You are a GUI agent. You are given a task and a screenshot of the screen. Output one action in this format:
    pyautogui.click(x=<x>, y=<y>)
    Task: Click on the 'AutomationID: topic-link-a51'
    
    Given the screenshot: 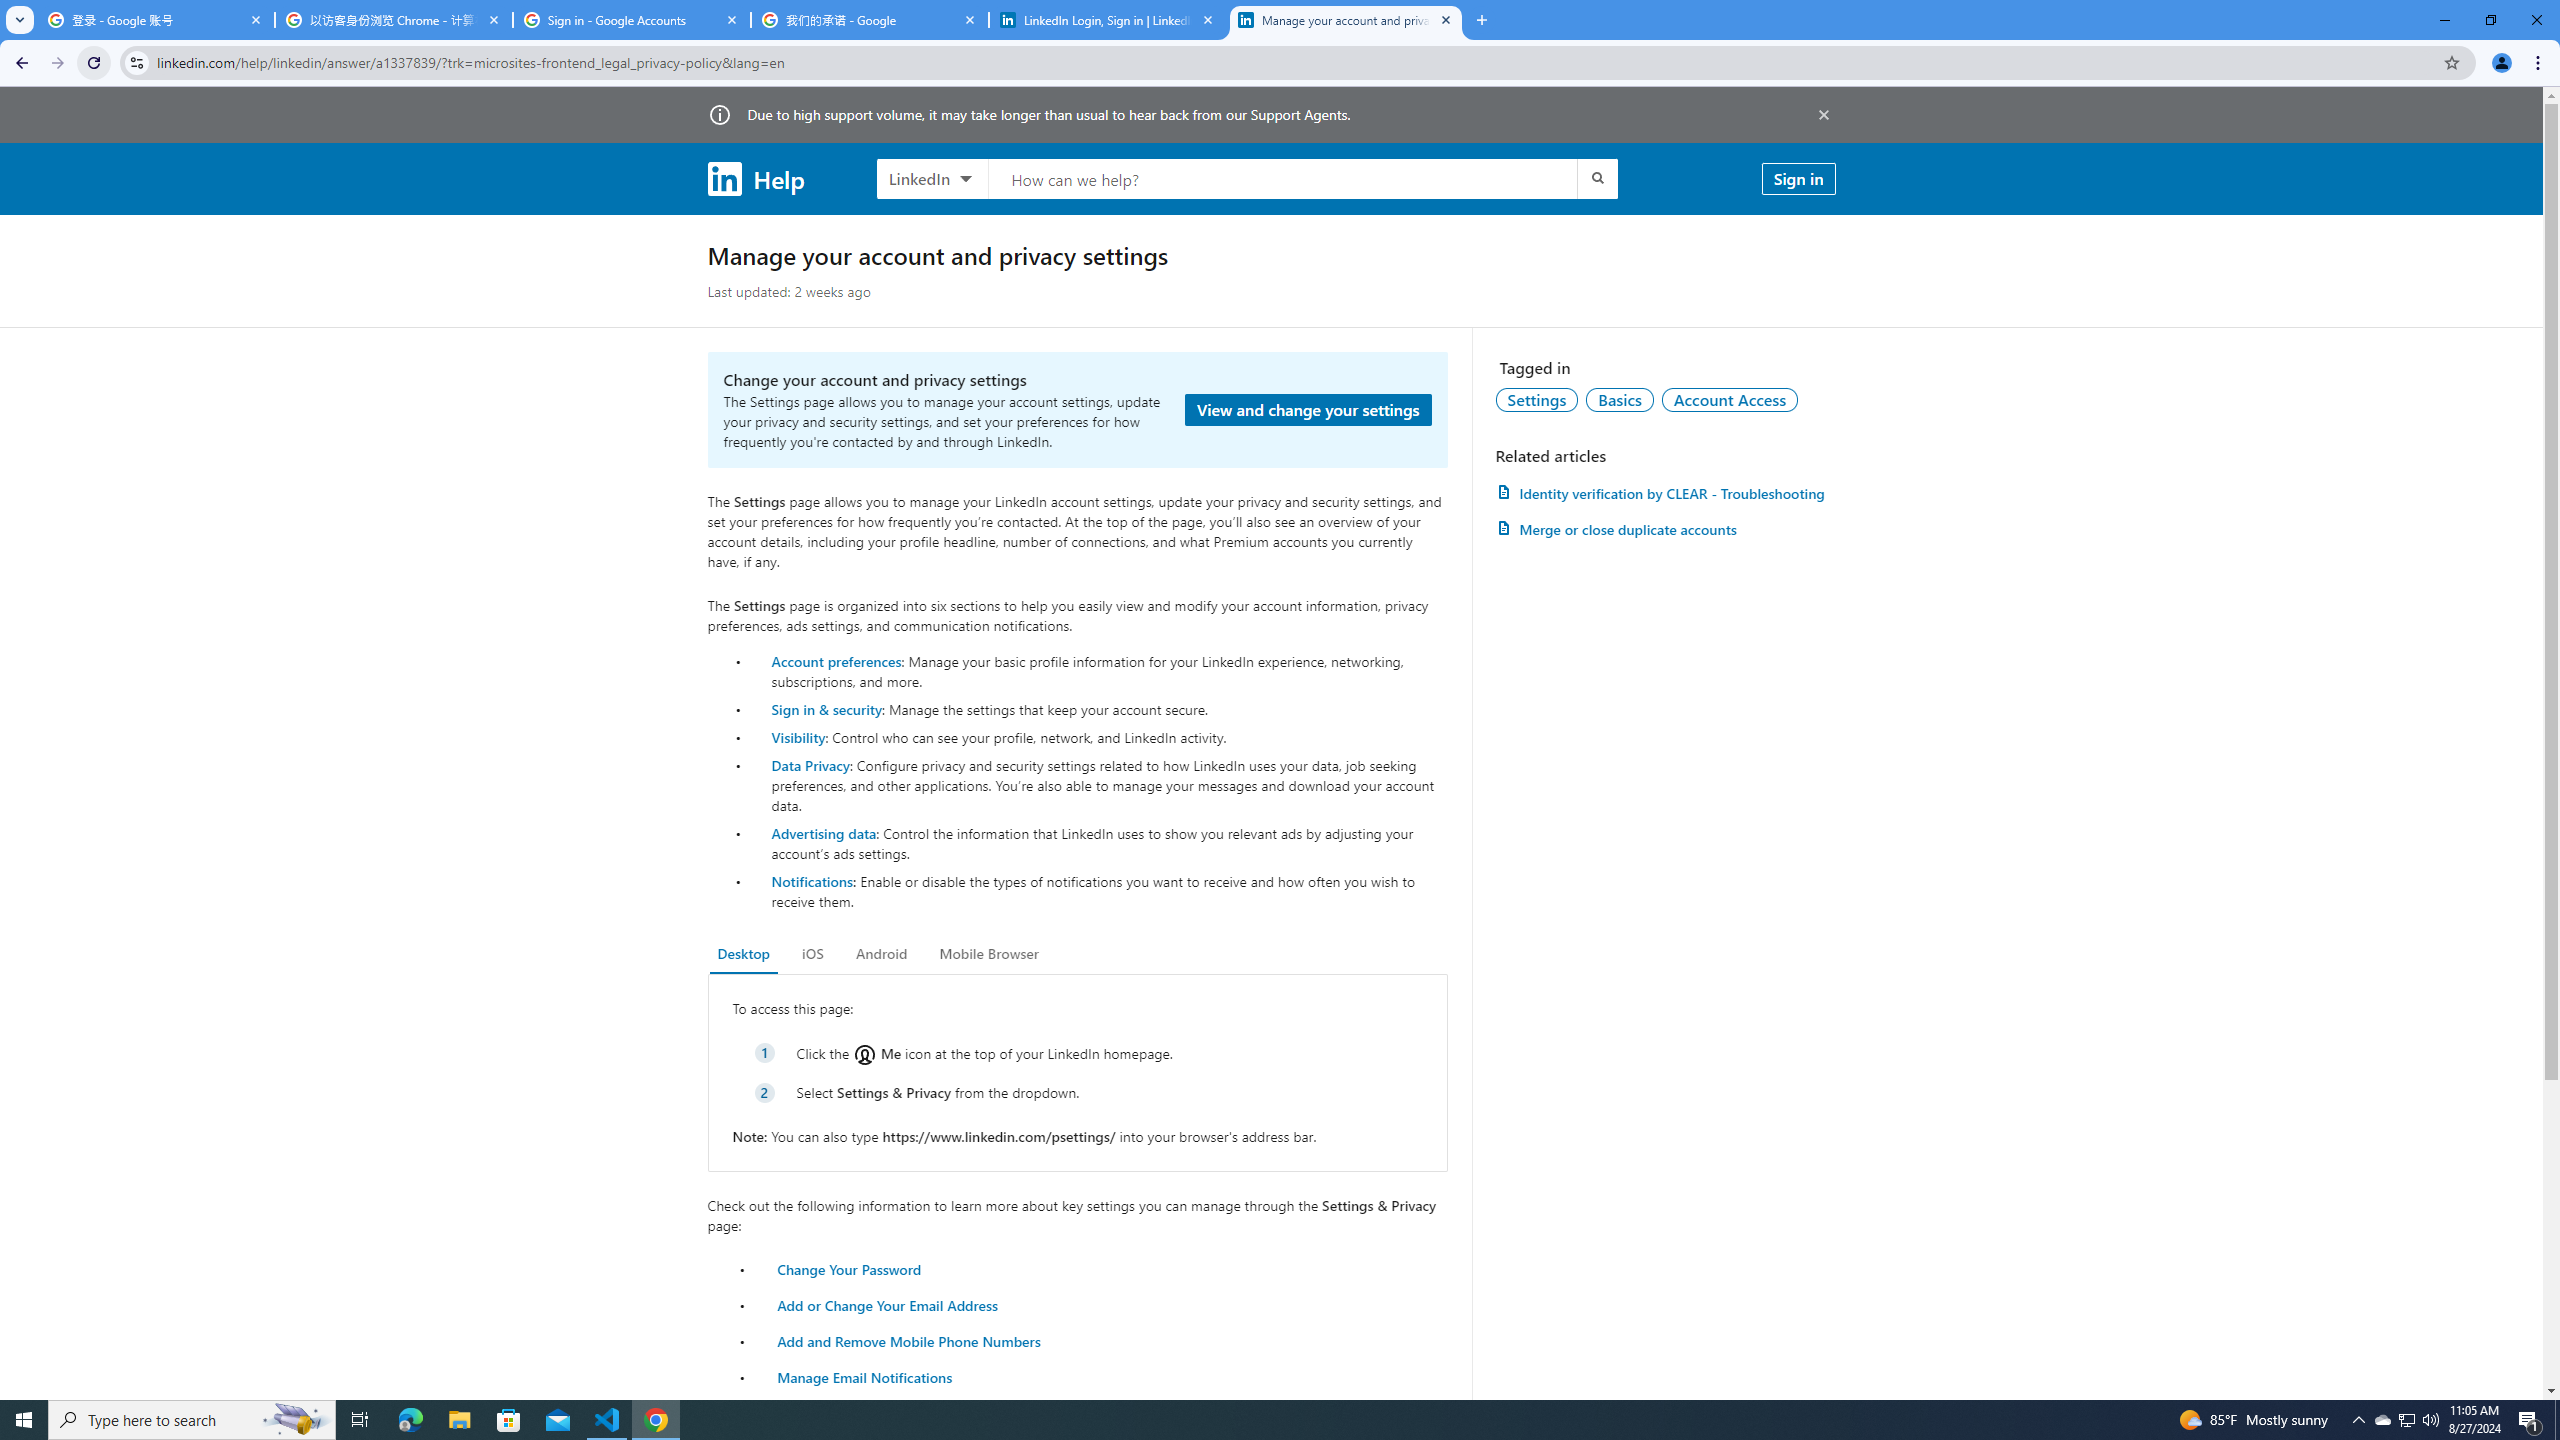 What is the action you would take?
    pyautogui.click(x=1619, y=398)
    